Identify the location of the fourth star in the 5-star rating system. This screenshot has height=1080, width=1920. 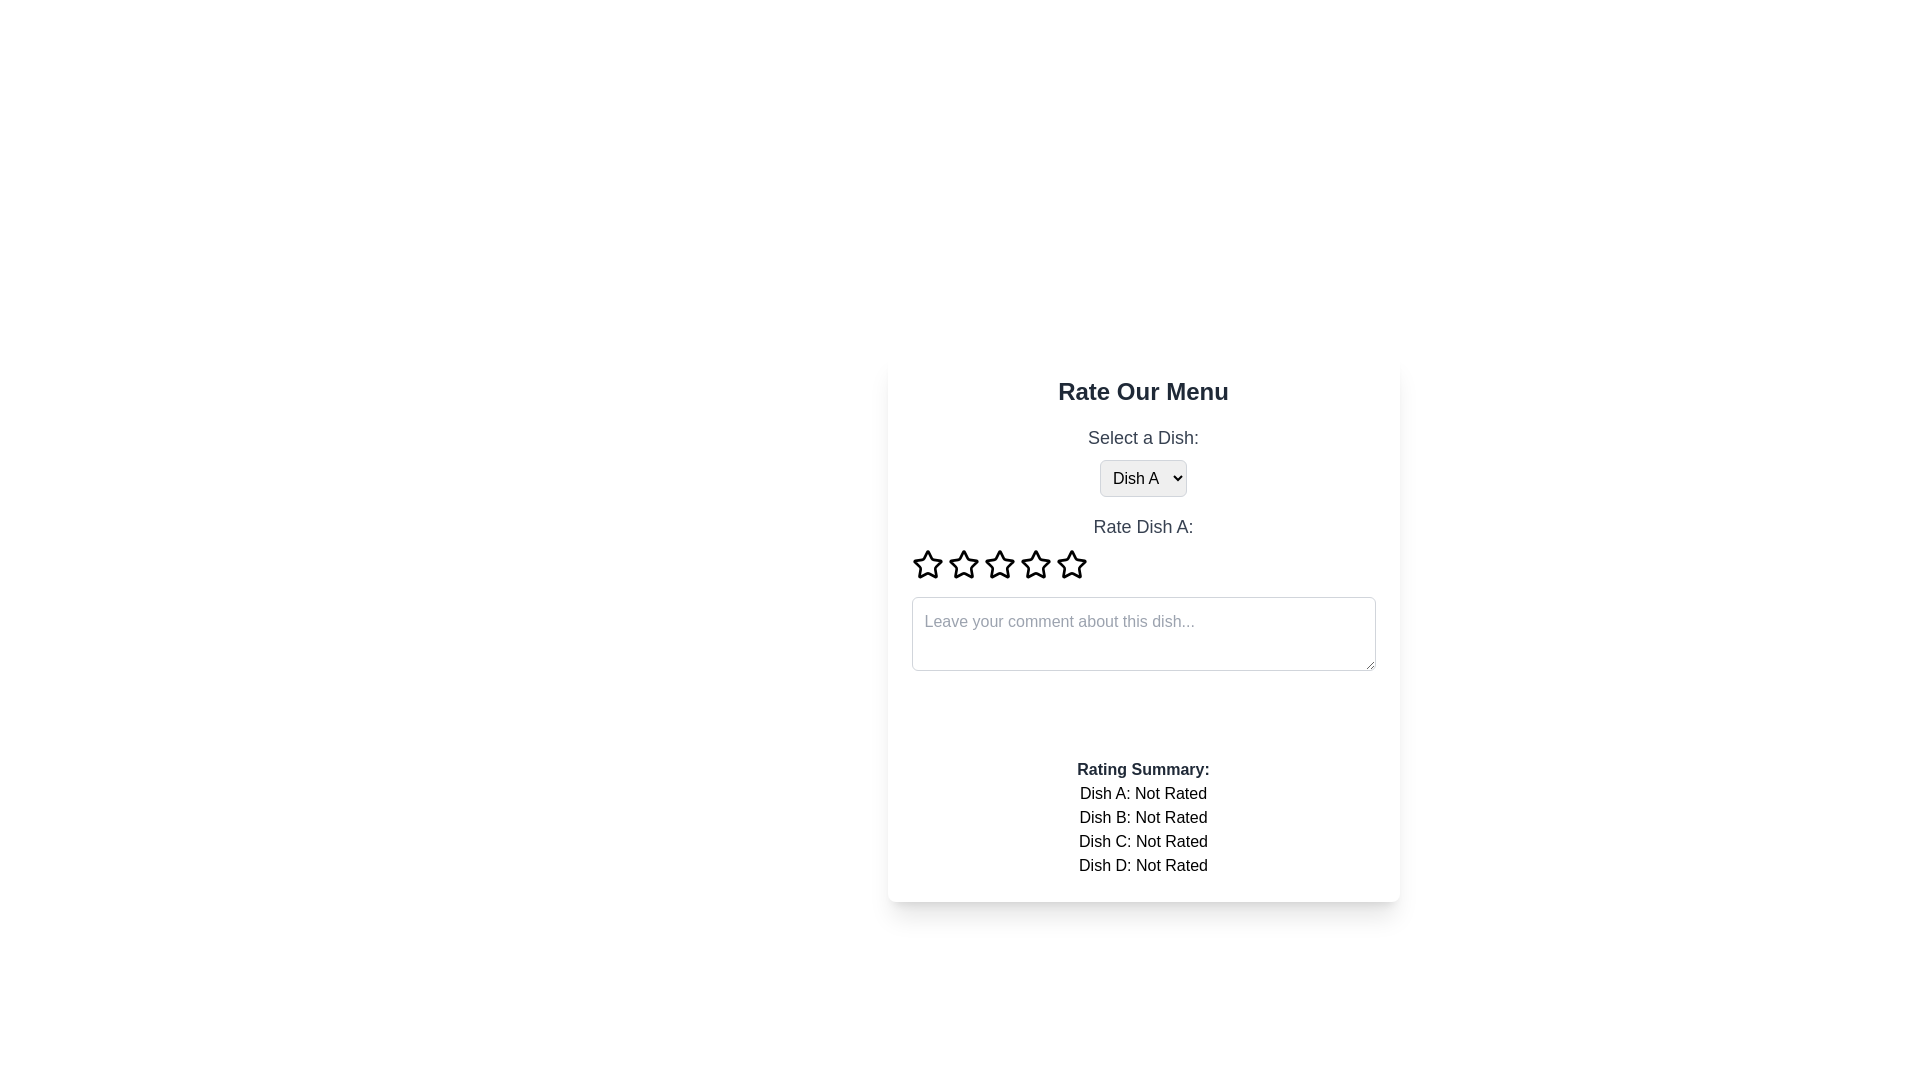
(1070, 564).